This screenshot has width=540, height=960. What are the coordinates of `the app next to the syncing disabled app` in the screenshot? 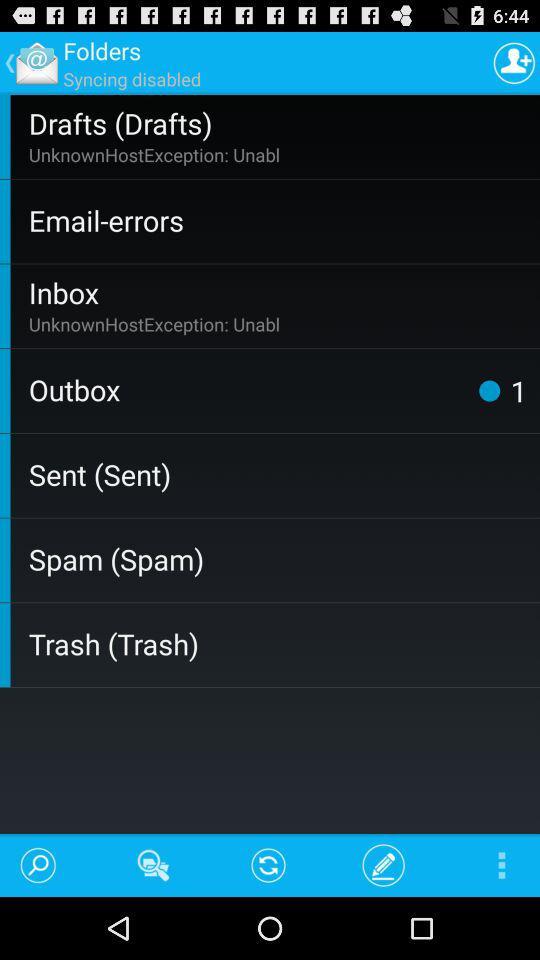 It's located at (514, 62).